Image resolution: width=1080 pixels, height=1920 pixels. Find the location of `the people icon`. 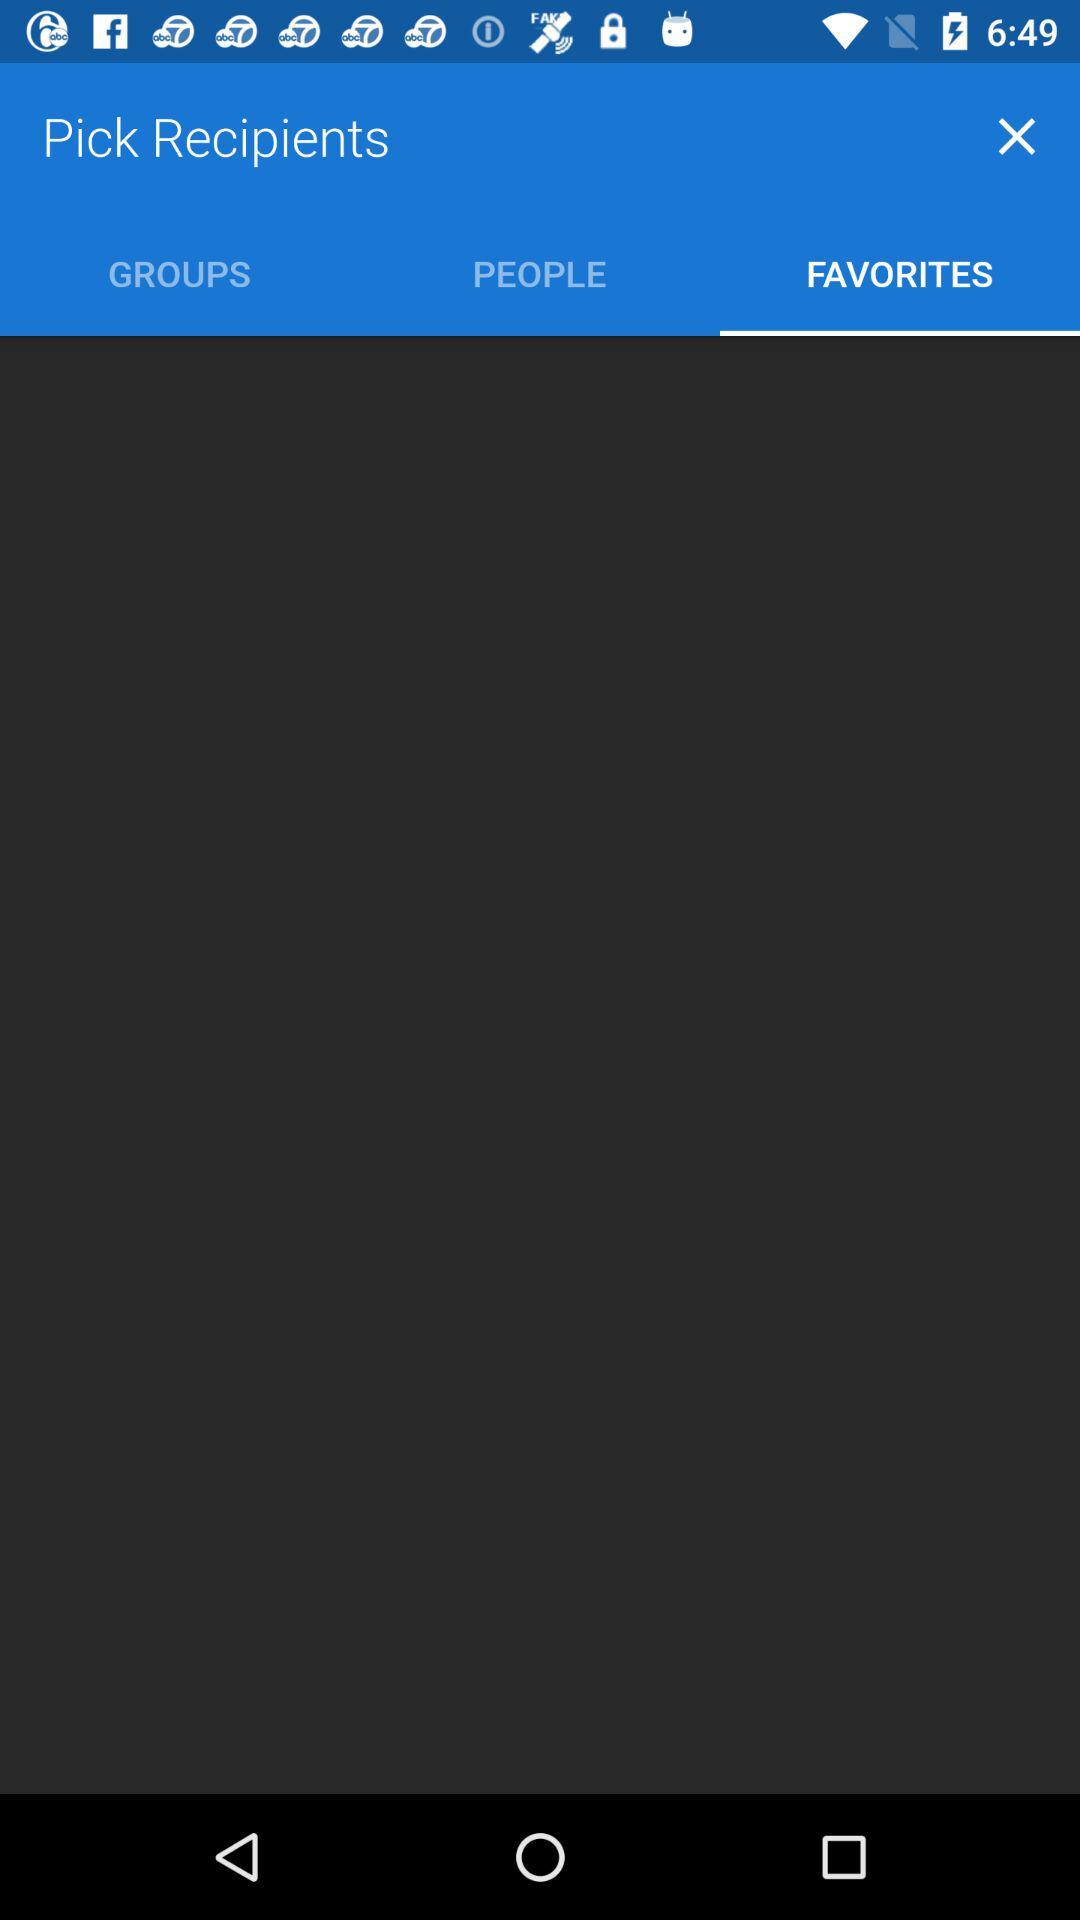

the people icon is located at coordinates (538, 272).